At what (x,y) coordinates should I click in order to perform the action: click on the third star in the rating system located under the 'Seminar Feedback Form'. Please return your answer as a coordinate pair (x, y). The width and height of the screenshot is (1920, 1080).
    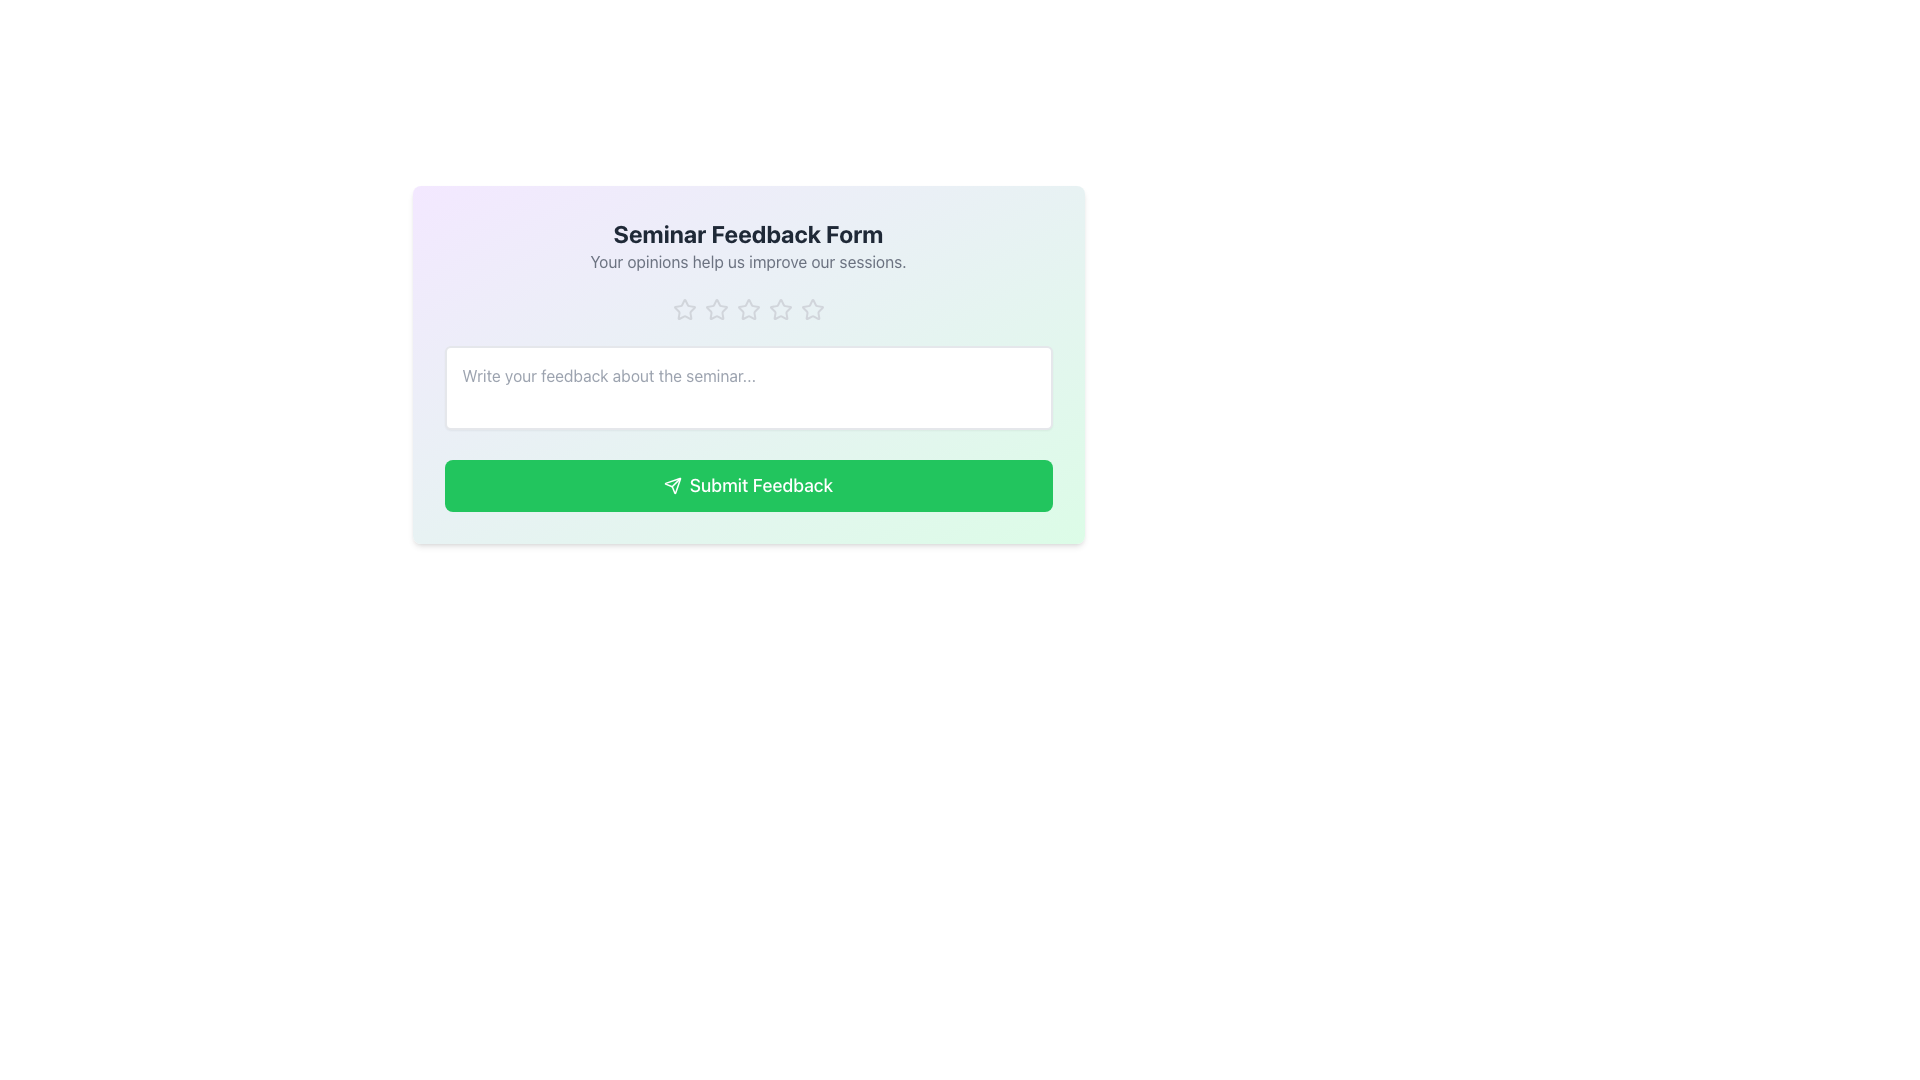
    Looking at the image, I should click on (747, 309).